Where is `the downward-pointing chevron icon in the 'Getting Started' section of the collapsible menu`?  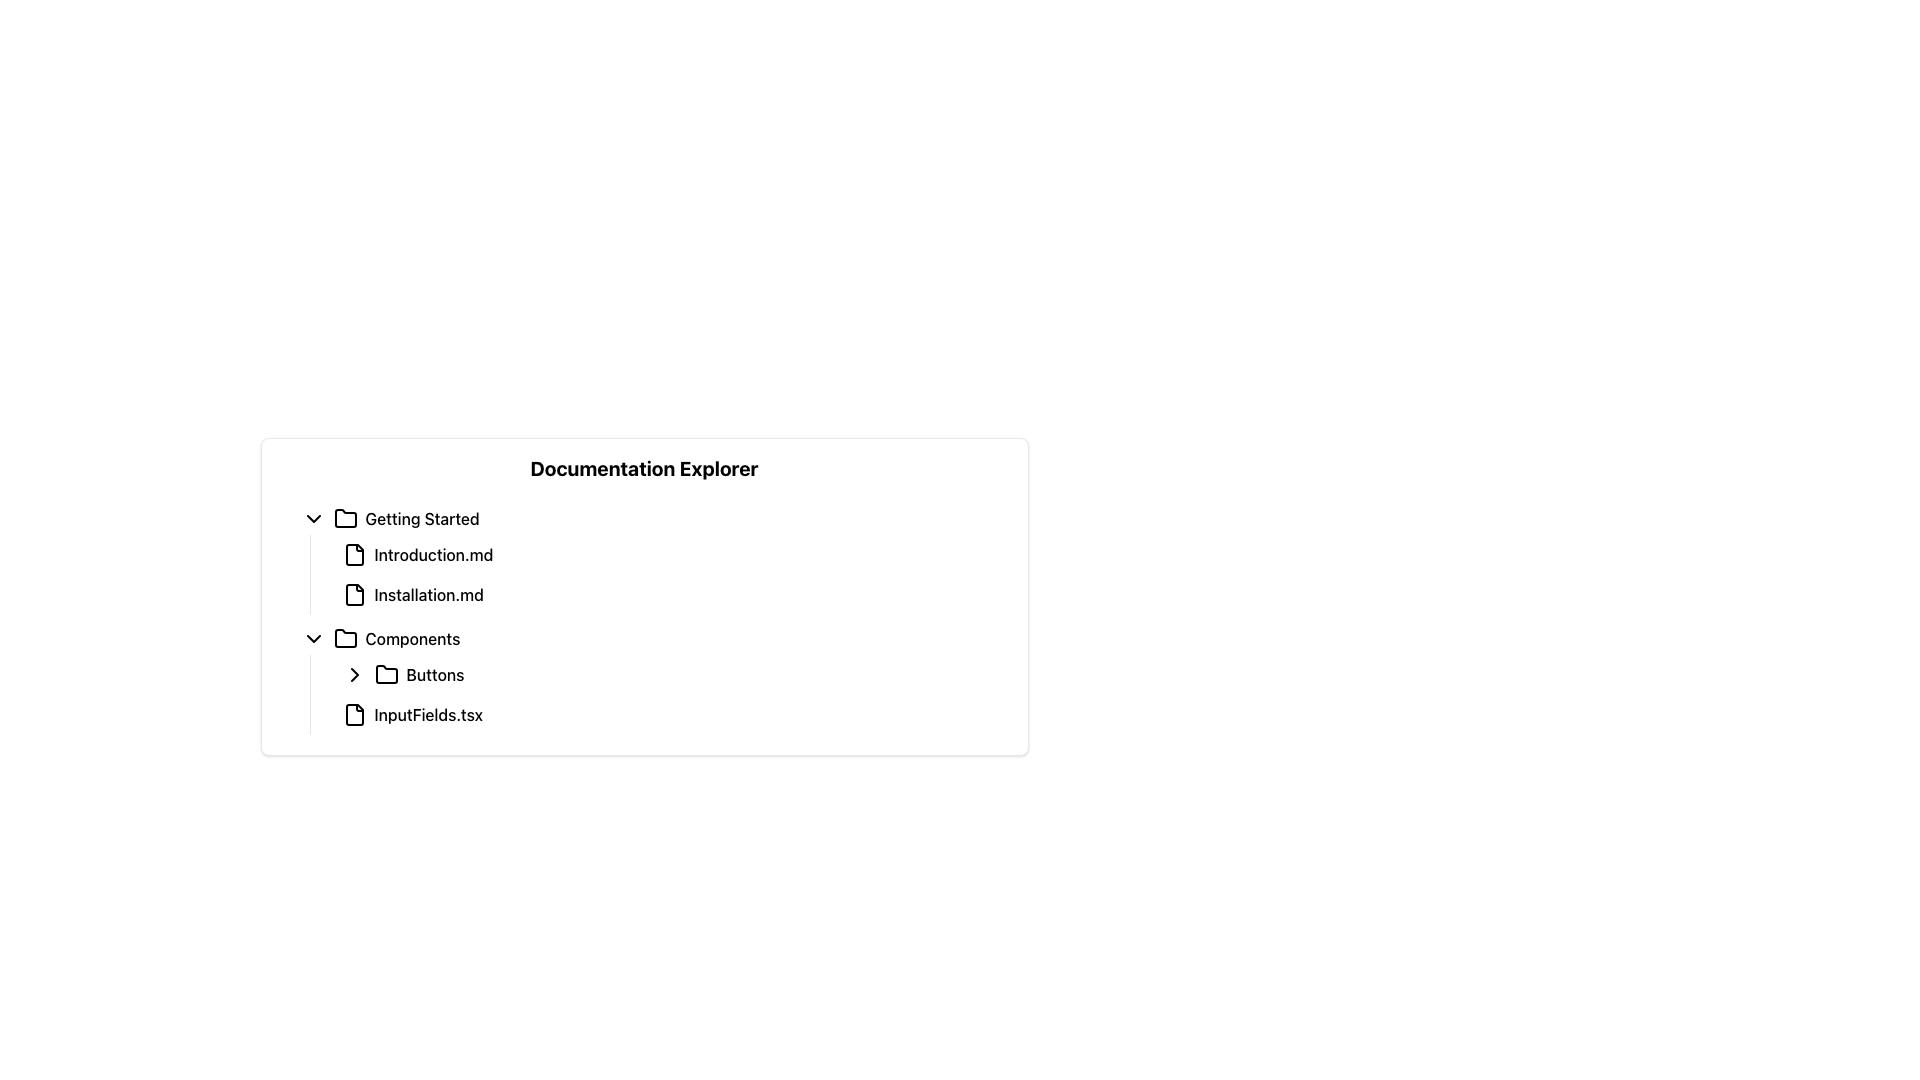
the downward-pointing chevron icon in the 'Getting Started' section of the collapsible menu is located at coordinates (312, 518).